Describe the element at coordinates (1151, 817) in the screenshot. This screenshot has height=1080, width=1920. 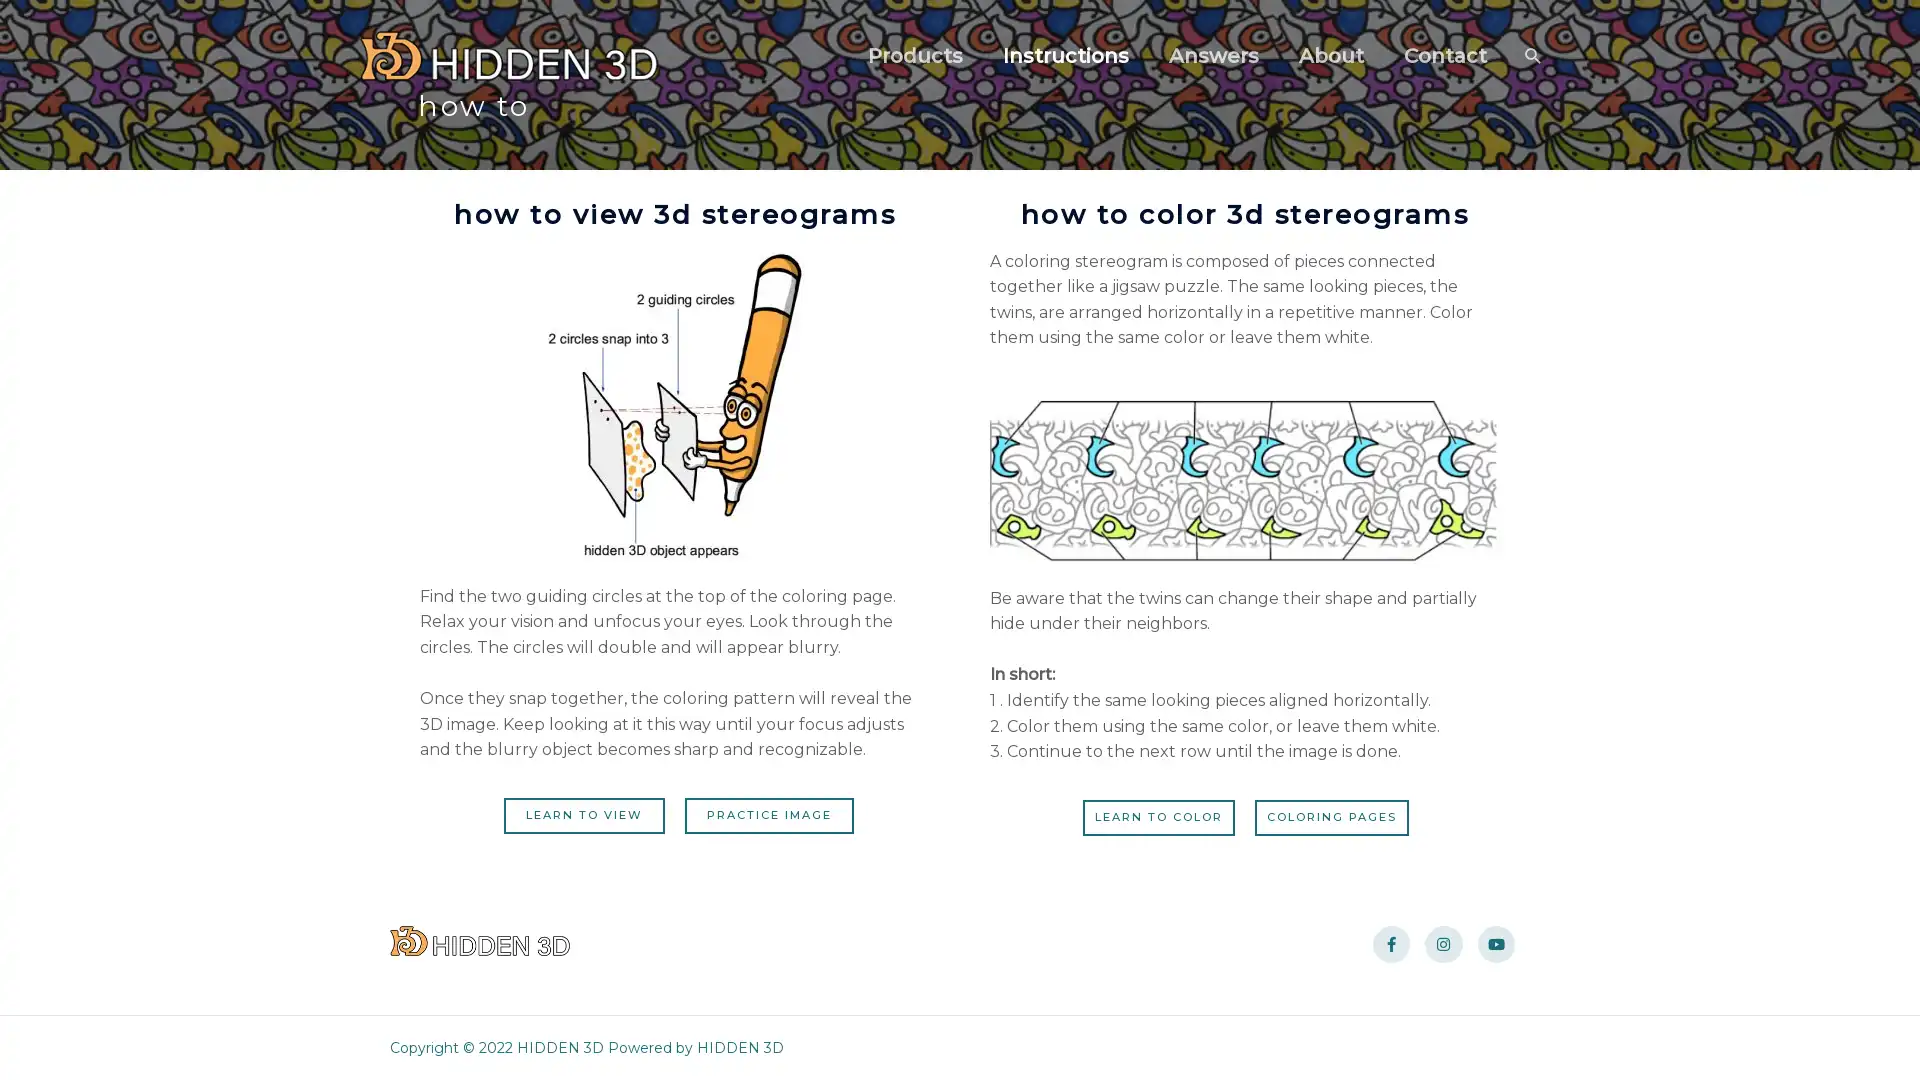
I see `LEARN TO COLOR` at that location.